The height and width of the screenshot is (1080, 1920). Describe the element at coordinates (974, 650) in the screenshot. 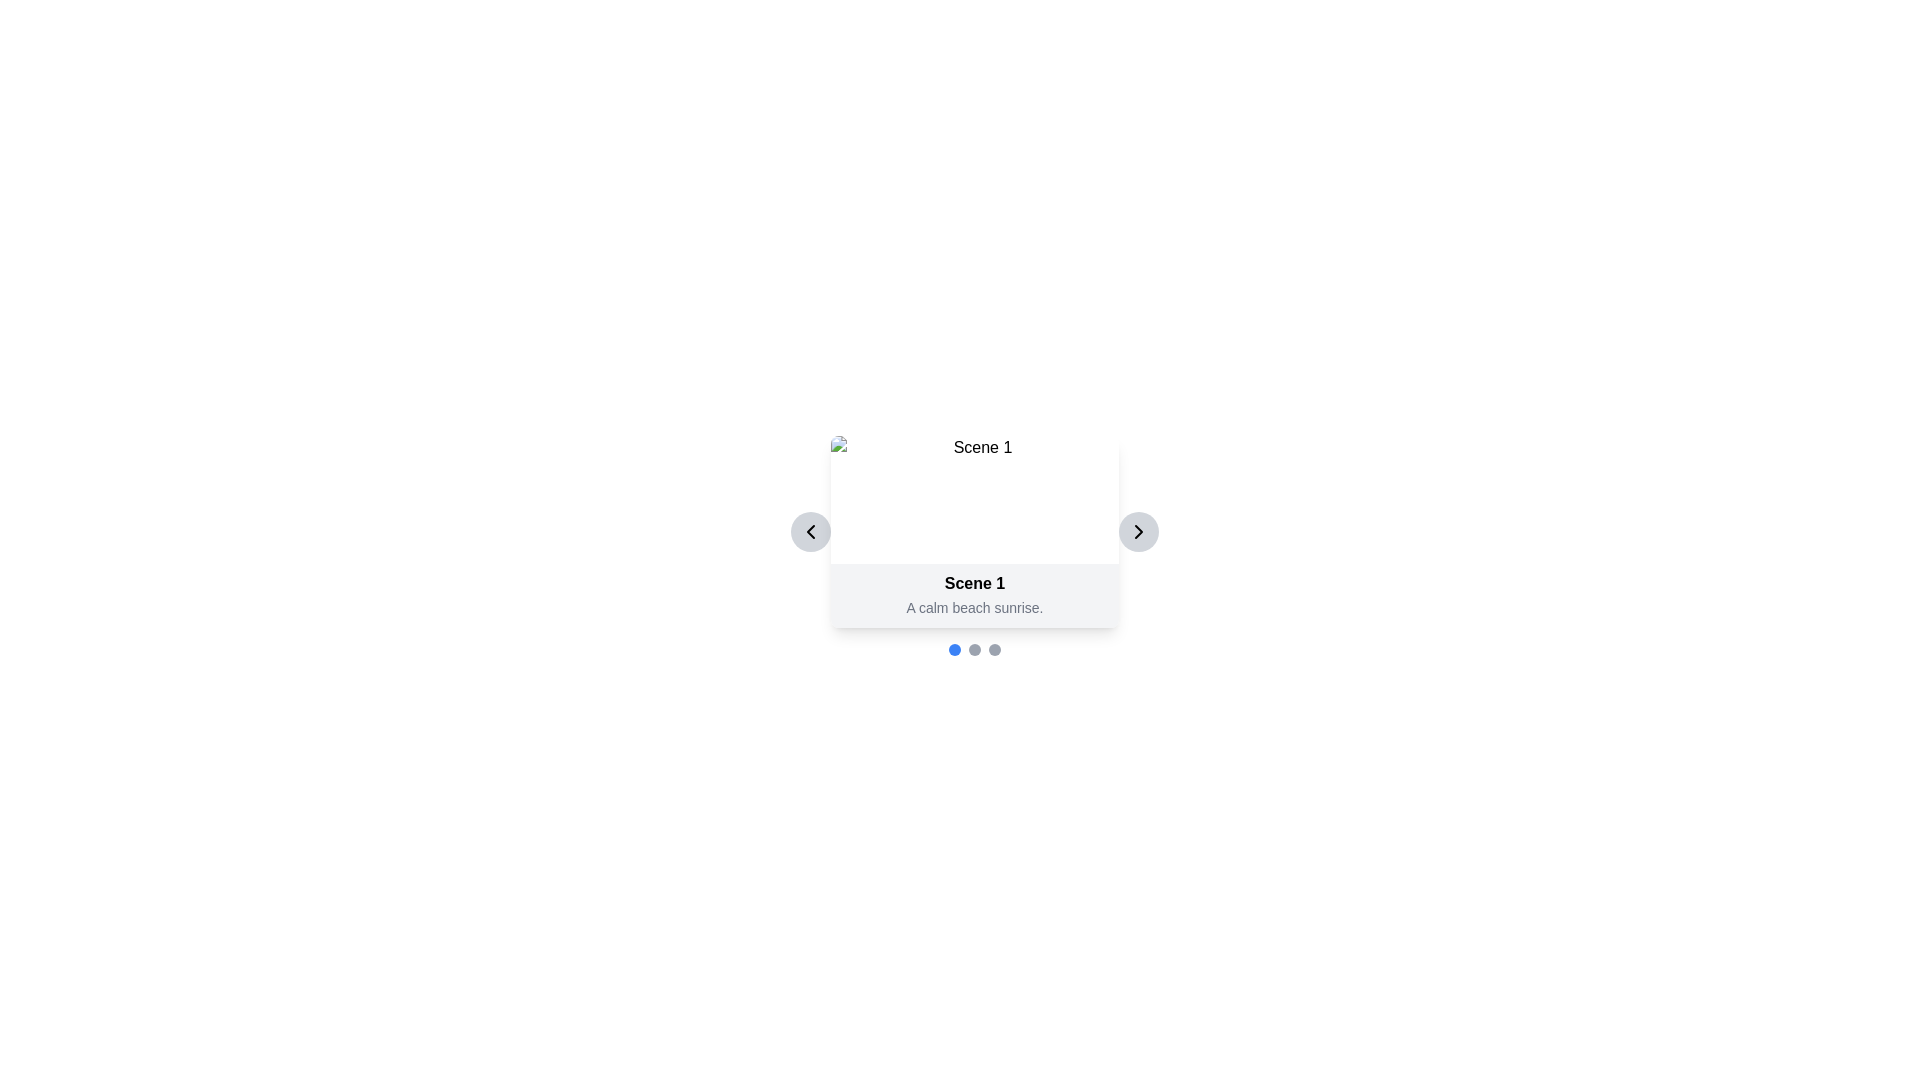

I see `the second interactive navigation indicator button, which is a small circular element with a gray background` at that location.